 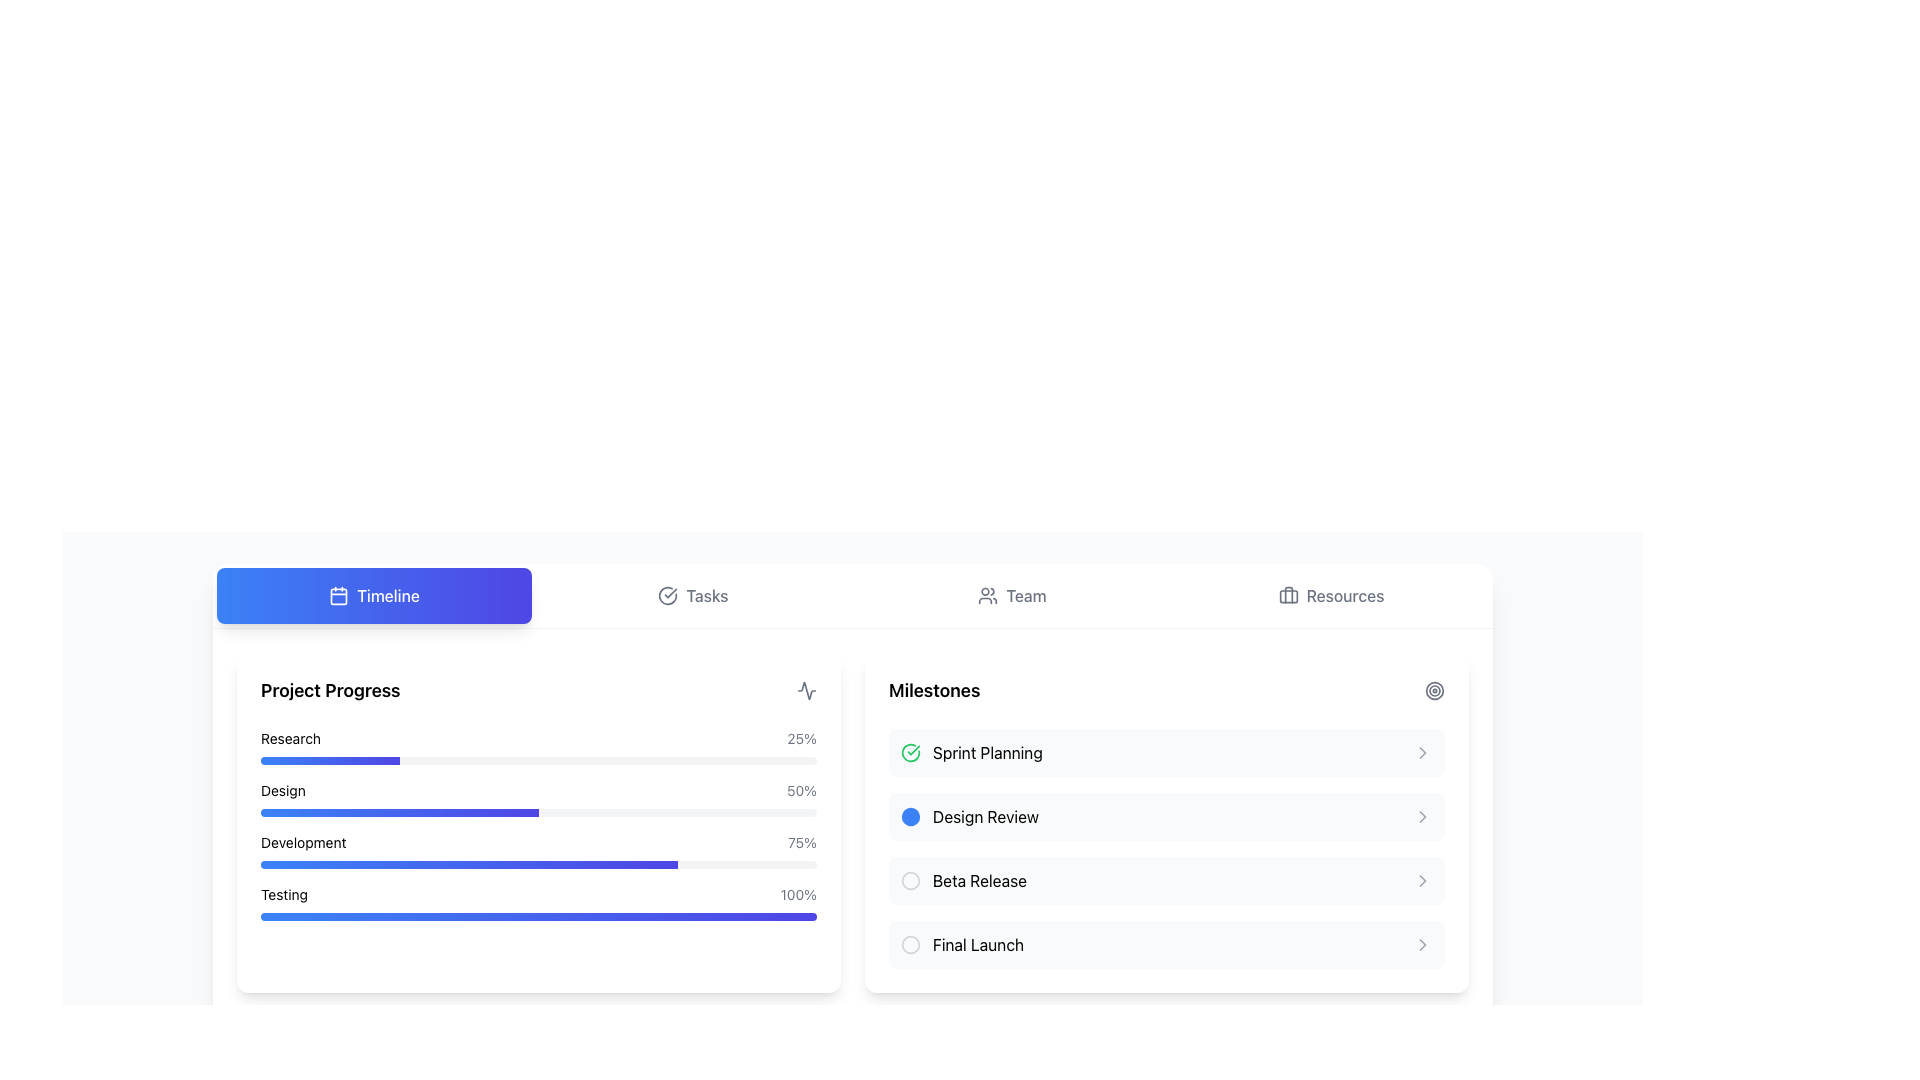 What do you see at coordinates (1166, 822) in the screenshot?
I see `the milestone item in the list of milestones associated with the project` at bounding box center [1166, 822].